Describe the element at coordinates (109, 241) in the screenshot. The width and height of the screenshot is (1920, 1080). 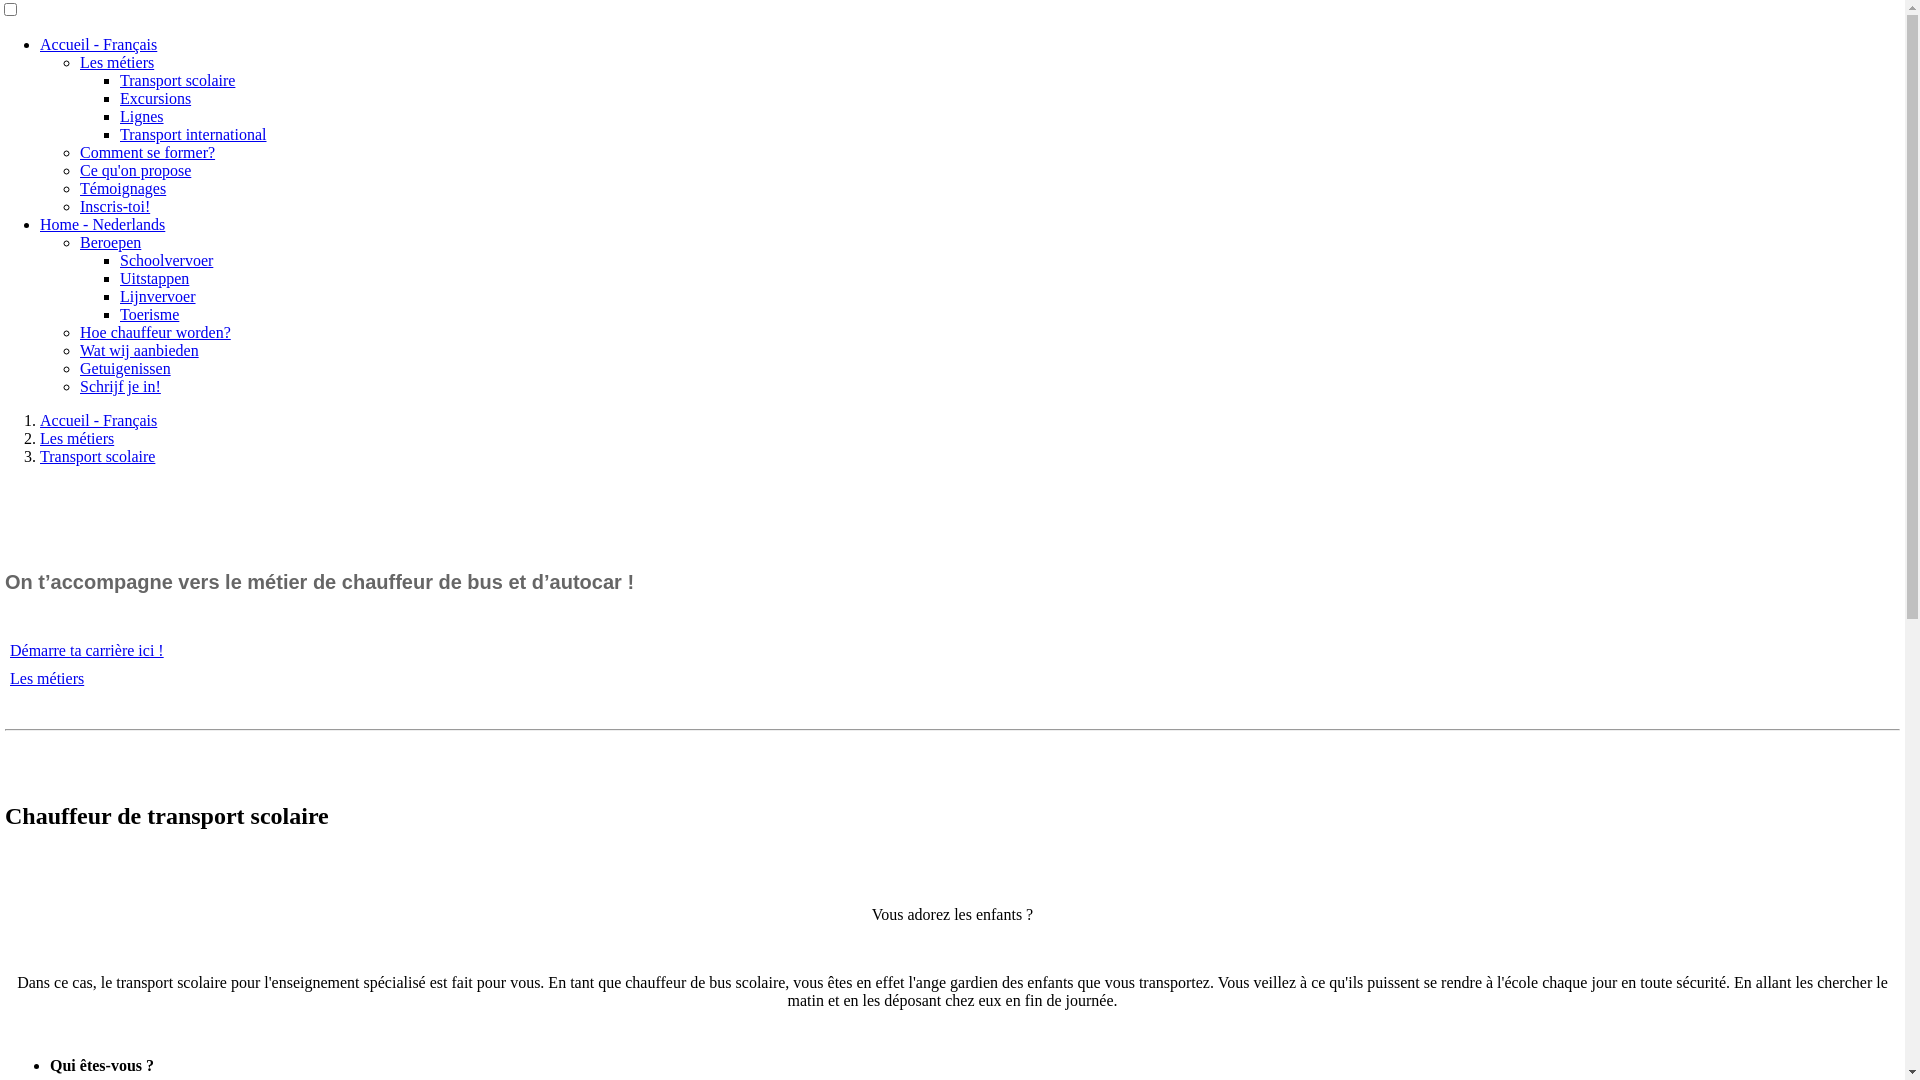
I see `'Beroepen'` at that location.